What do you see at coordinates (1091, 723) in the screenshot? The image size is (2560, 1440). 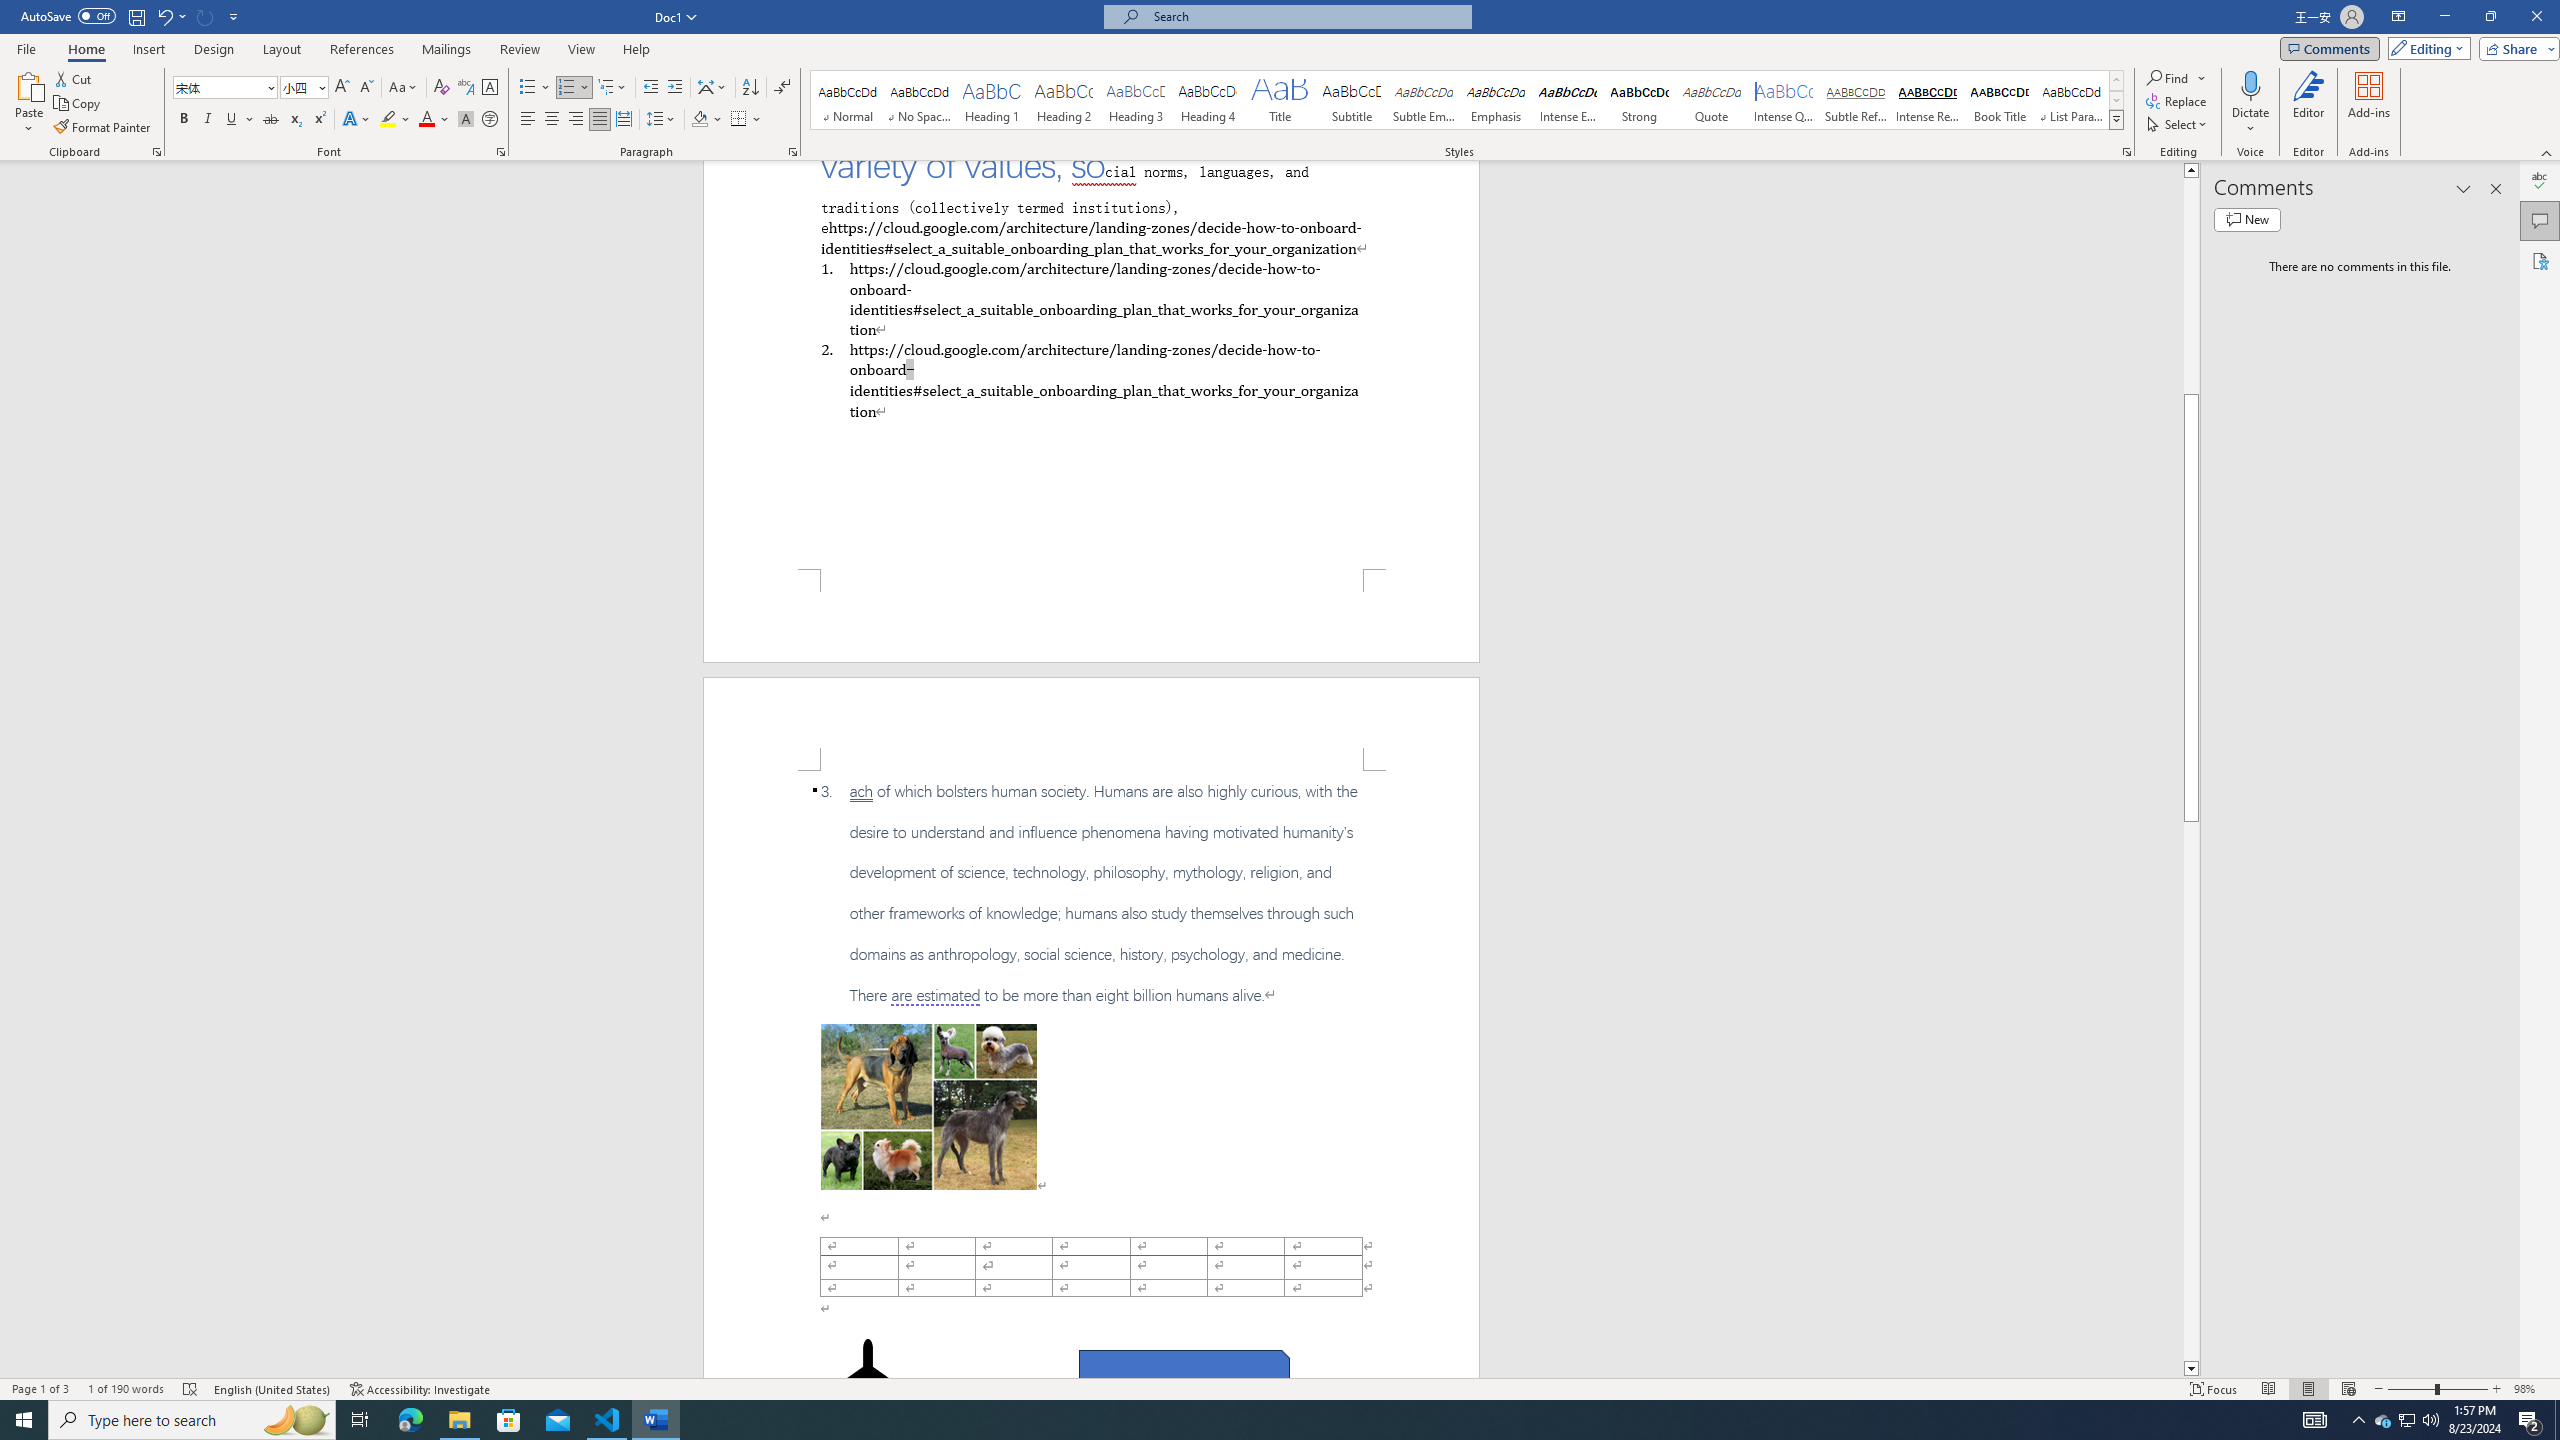 I see `'Header -Section 1-'` at bounding box center [1091, 723].